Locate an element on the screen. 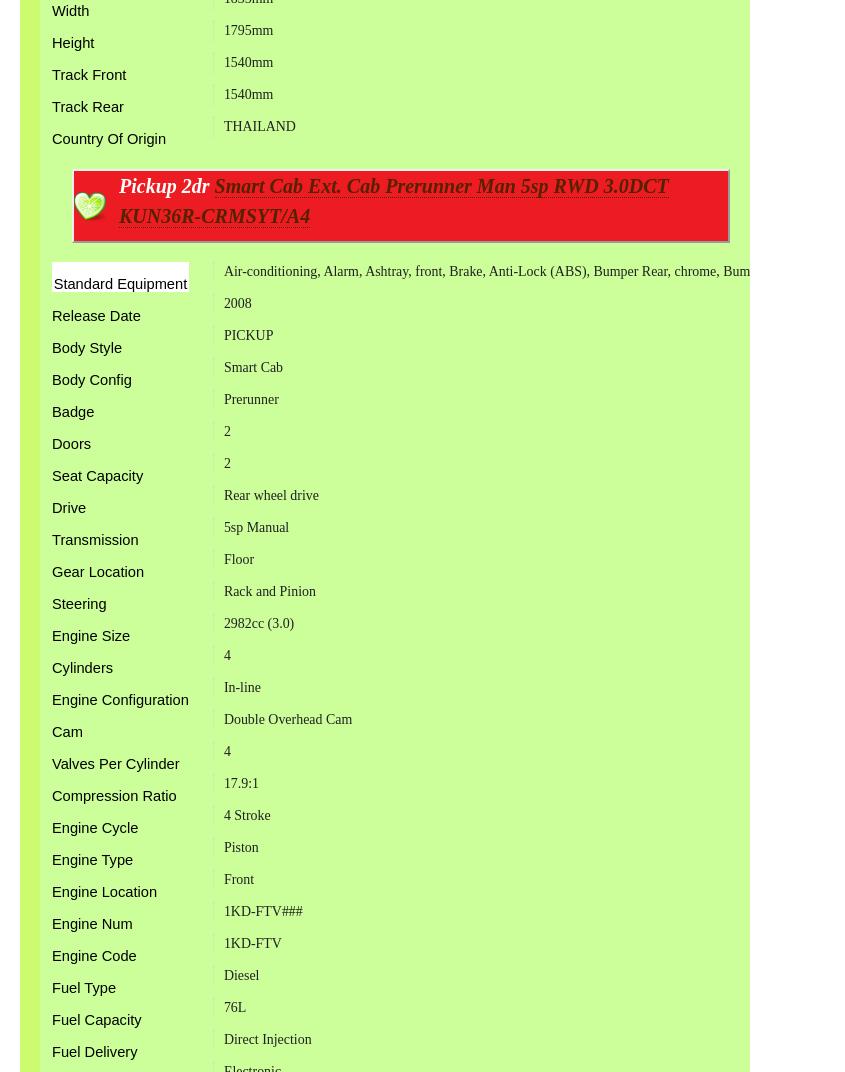 The height and width of the screenshot is (1072, 845). 'Fuel Capacity' is located at coordinates (96, 1020).